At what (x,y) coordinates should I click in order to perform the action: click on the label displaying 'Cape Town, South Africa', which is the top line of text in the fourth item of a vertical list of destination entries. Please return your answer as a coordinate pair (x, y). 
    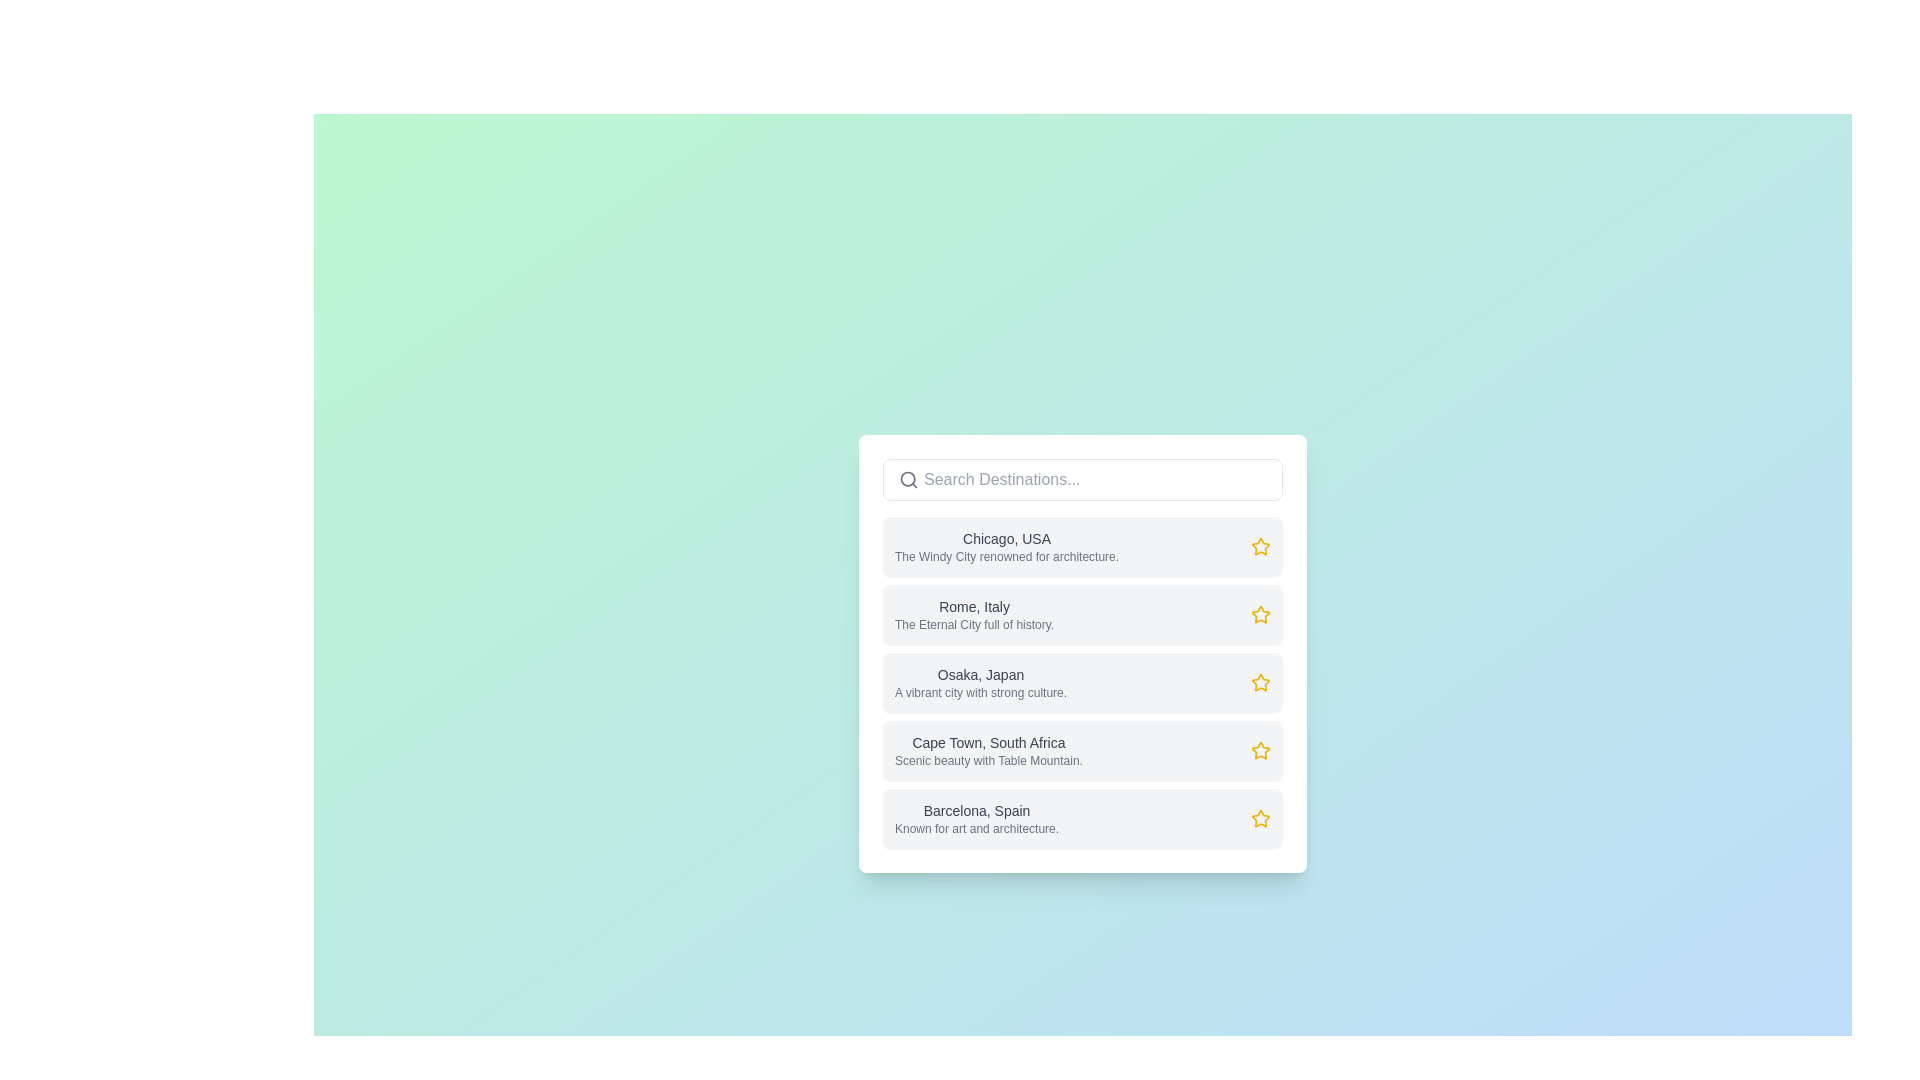
    Looking at the image, I should click on (988, 743).